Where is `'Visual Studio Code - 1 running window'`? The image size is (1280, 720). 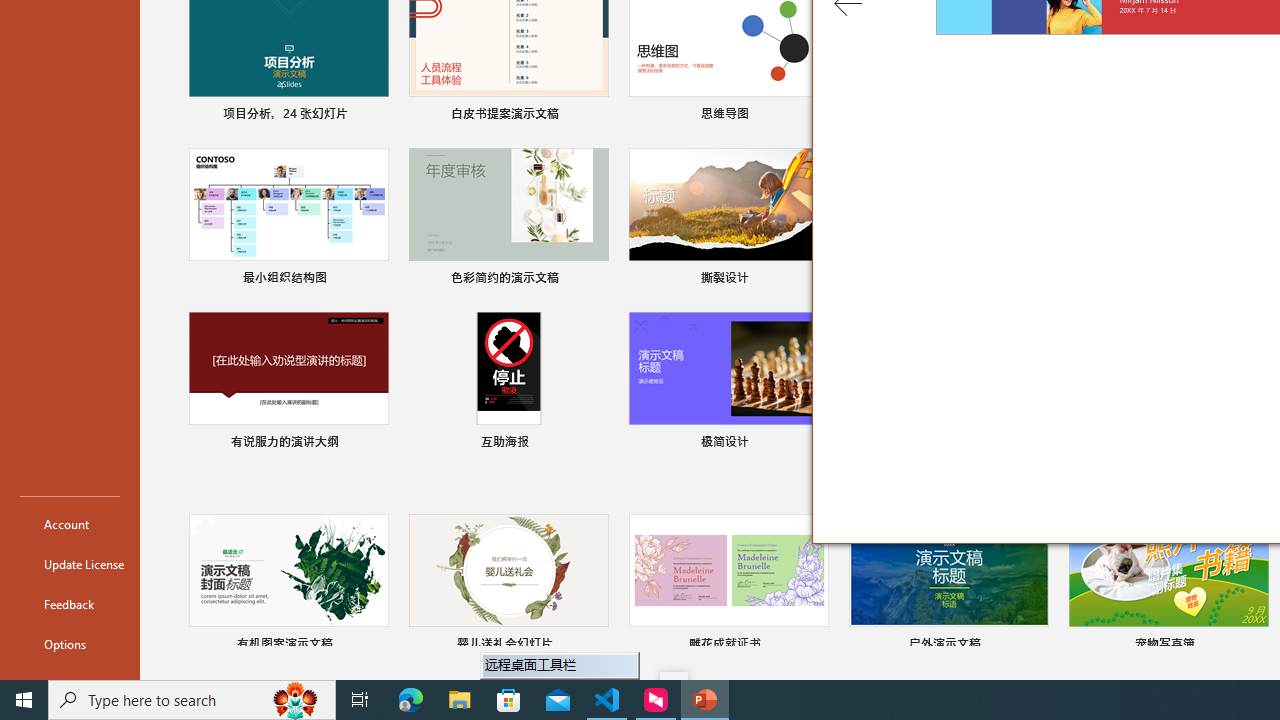 'Visual Studio Code - 1 running window' is located at coordinates (606, 698).